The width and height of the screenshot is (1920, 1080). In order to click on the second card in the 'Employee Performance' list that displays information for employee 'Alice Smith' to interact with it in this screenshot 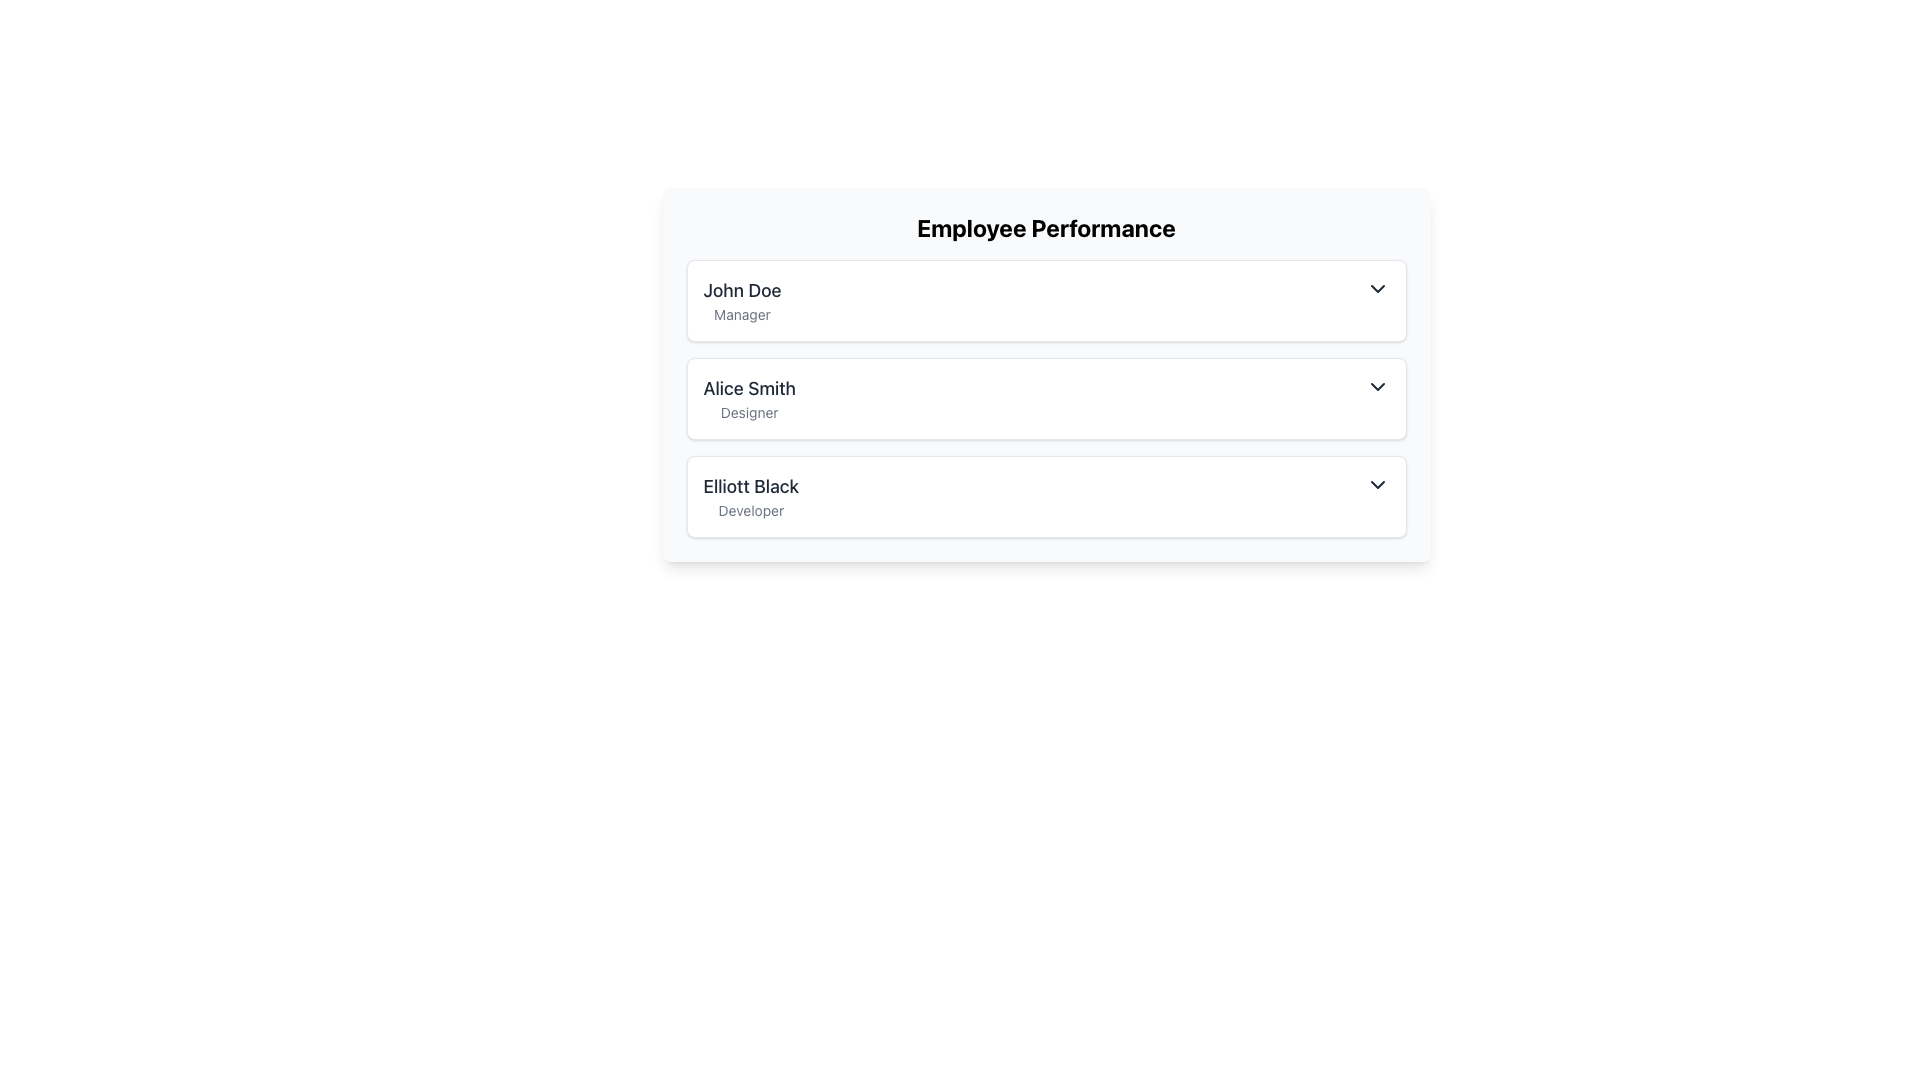, I will do `click(1045, 374)`.